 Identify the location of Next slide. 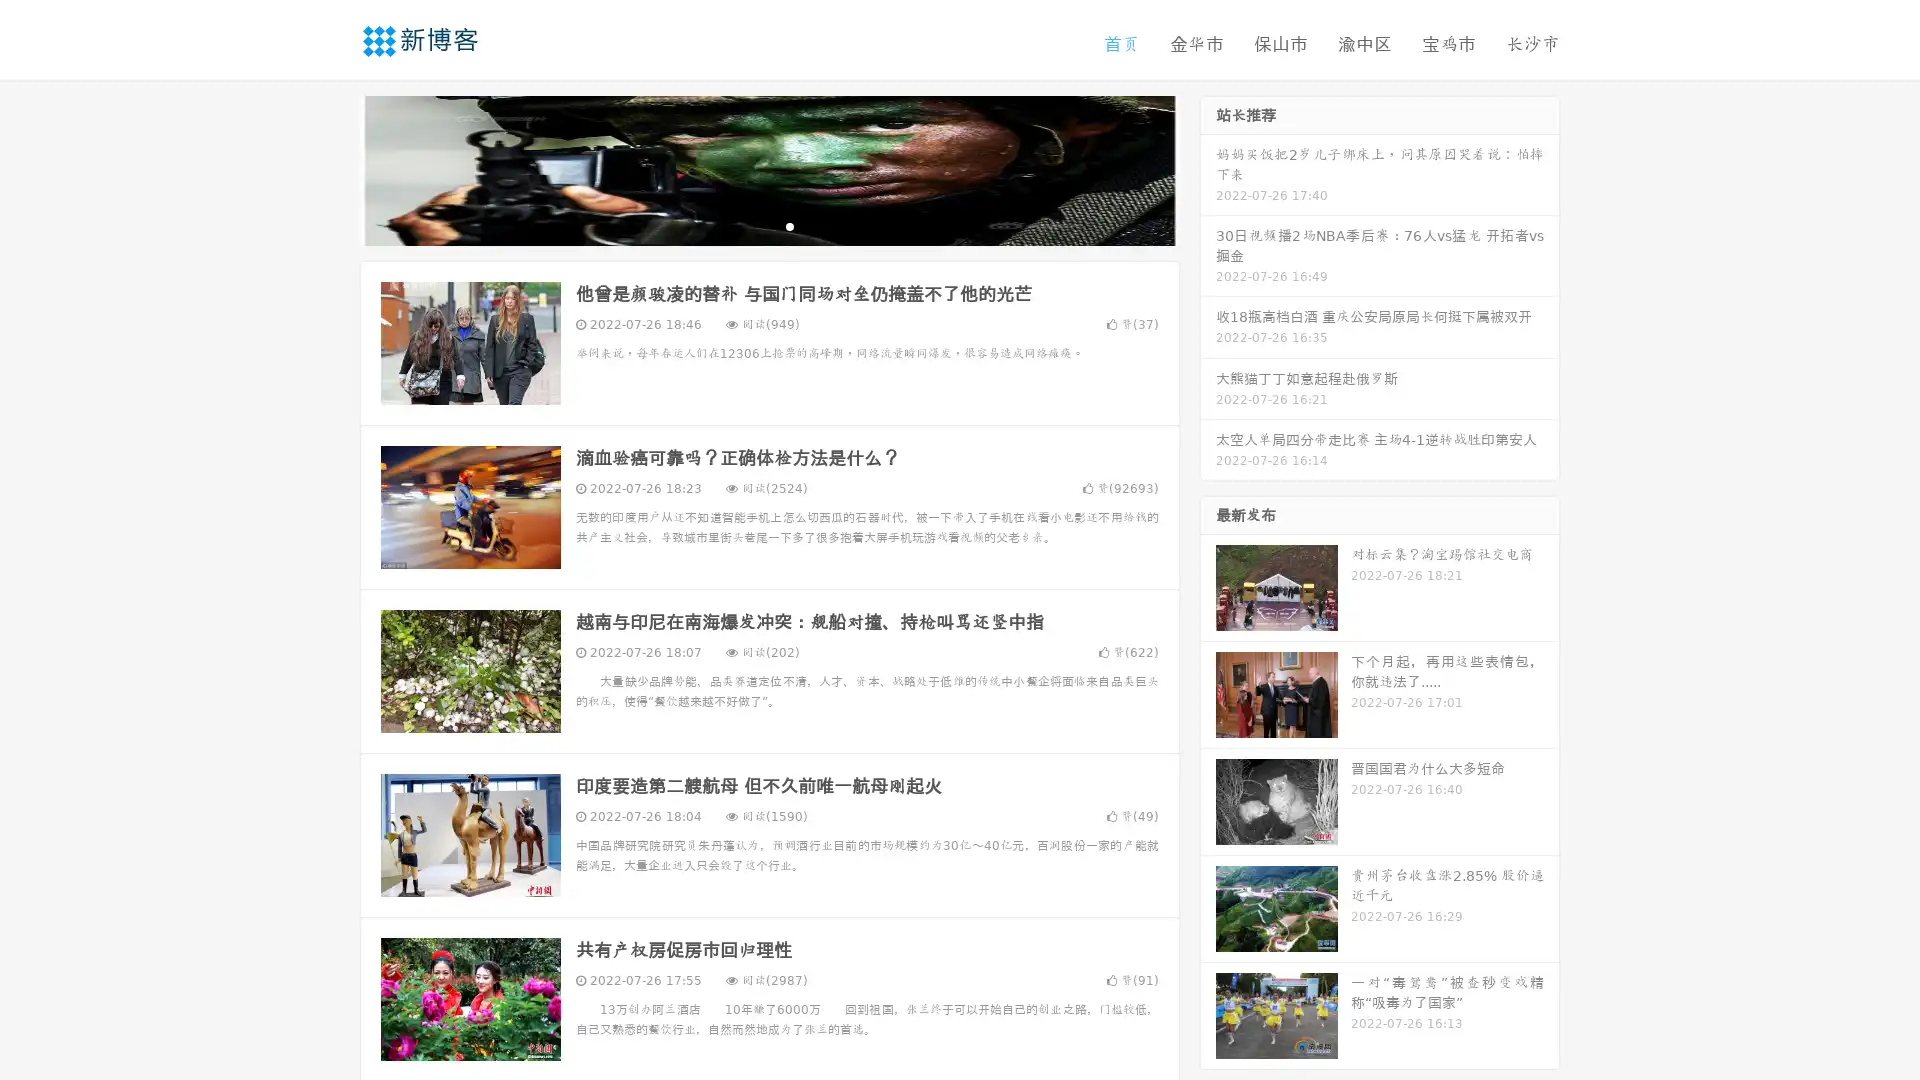
(1208, 168).